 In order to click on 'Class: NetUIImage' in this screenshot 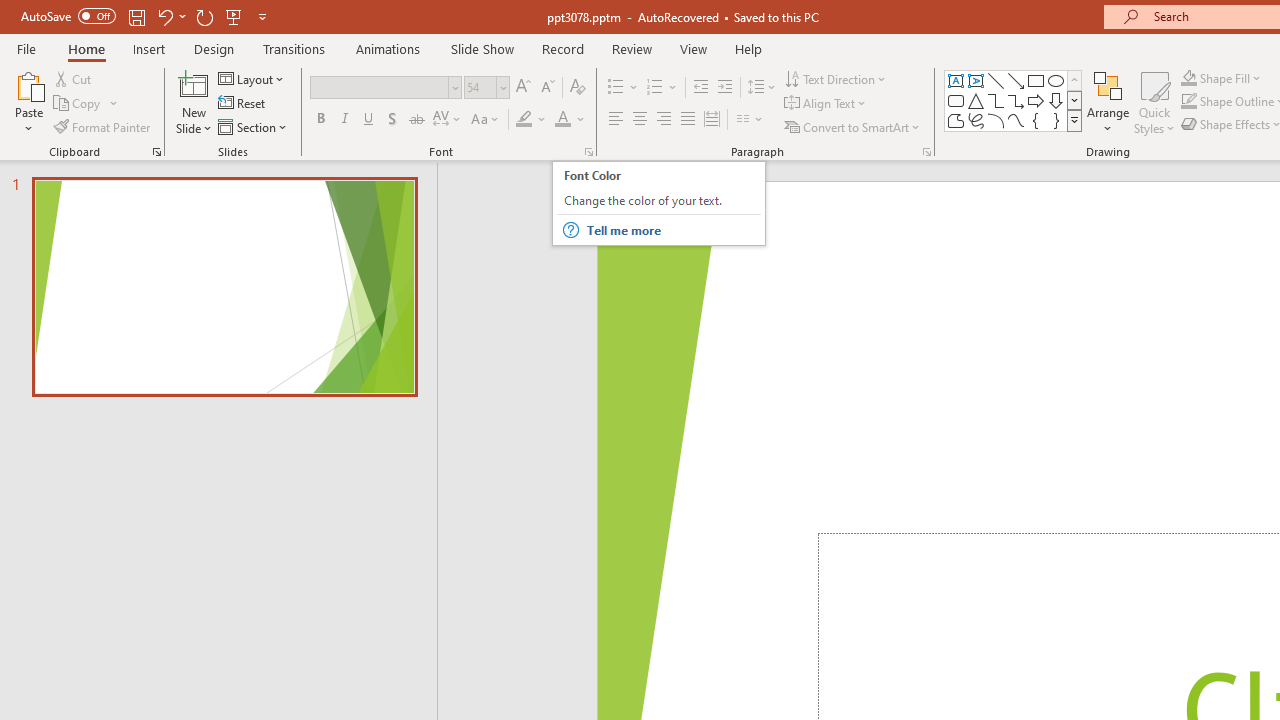, I will do `click(1074, 120)`.